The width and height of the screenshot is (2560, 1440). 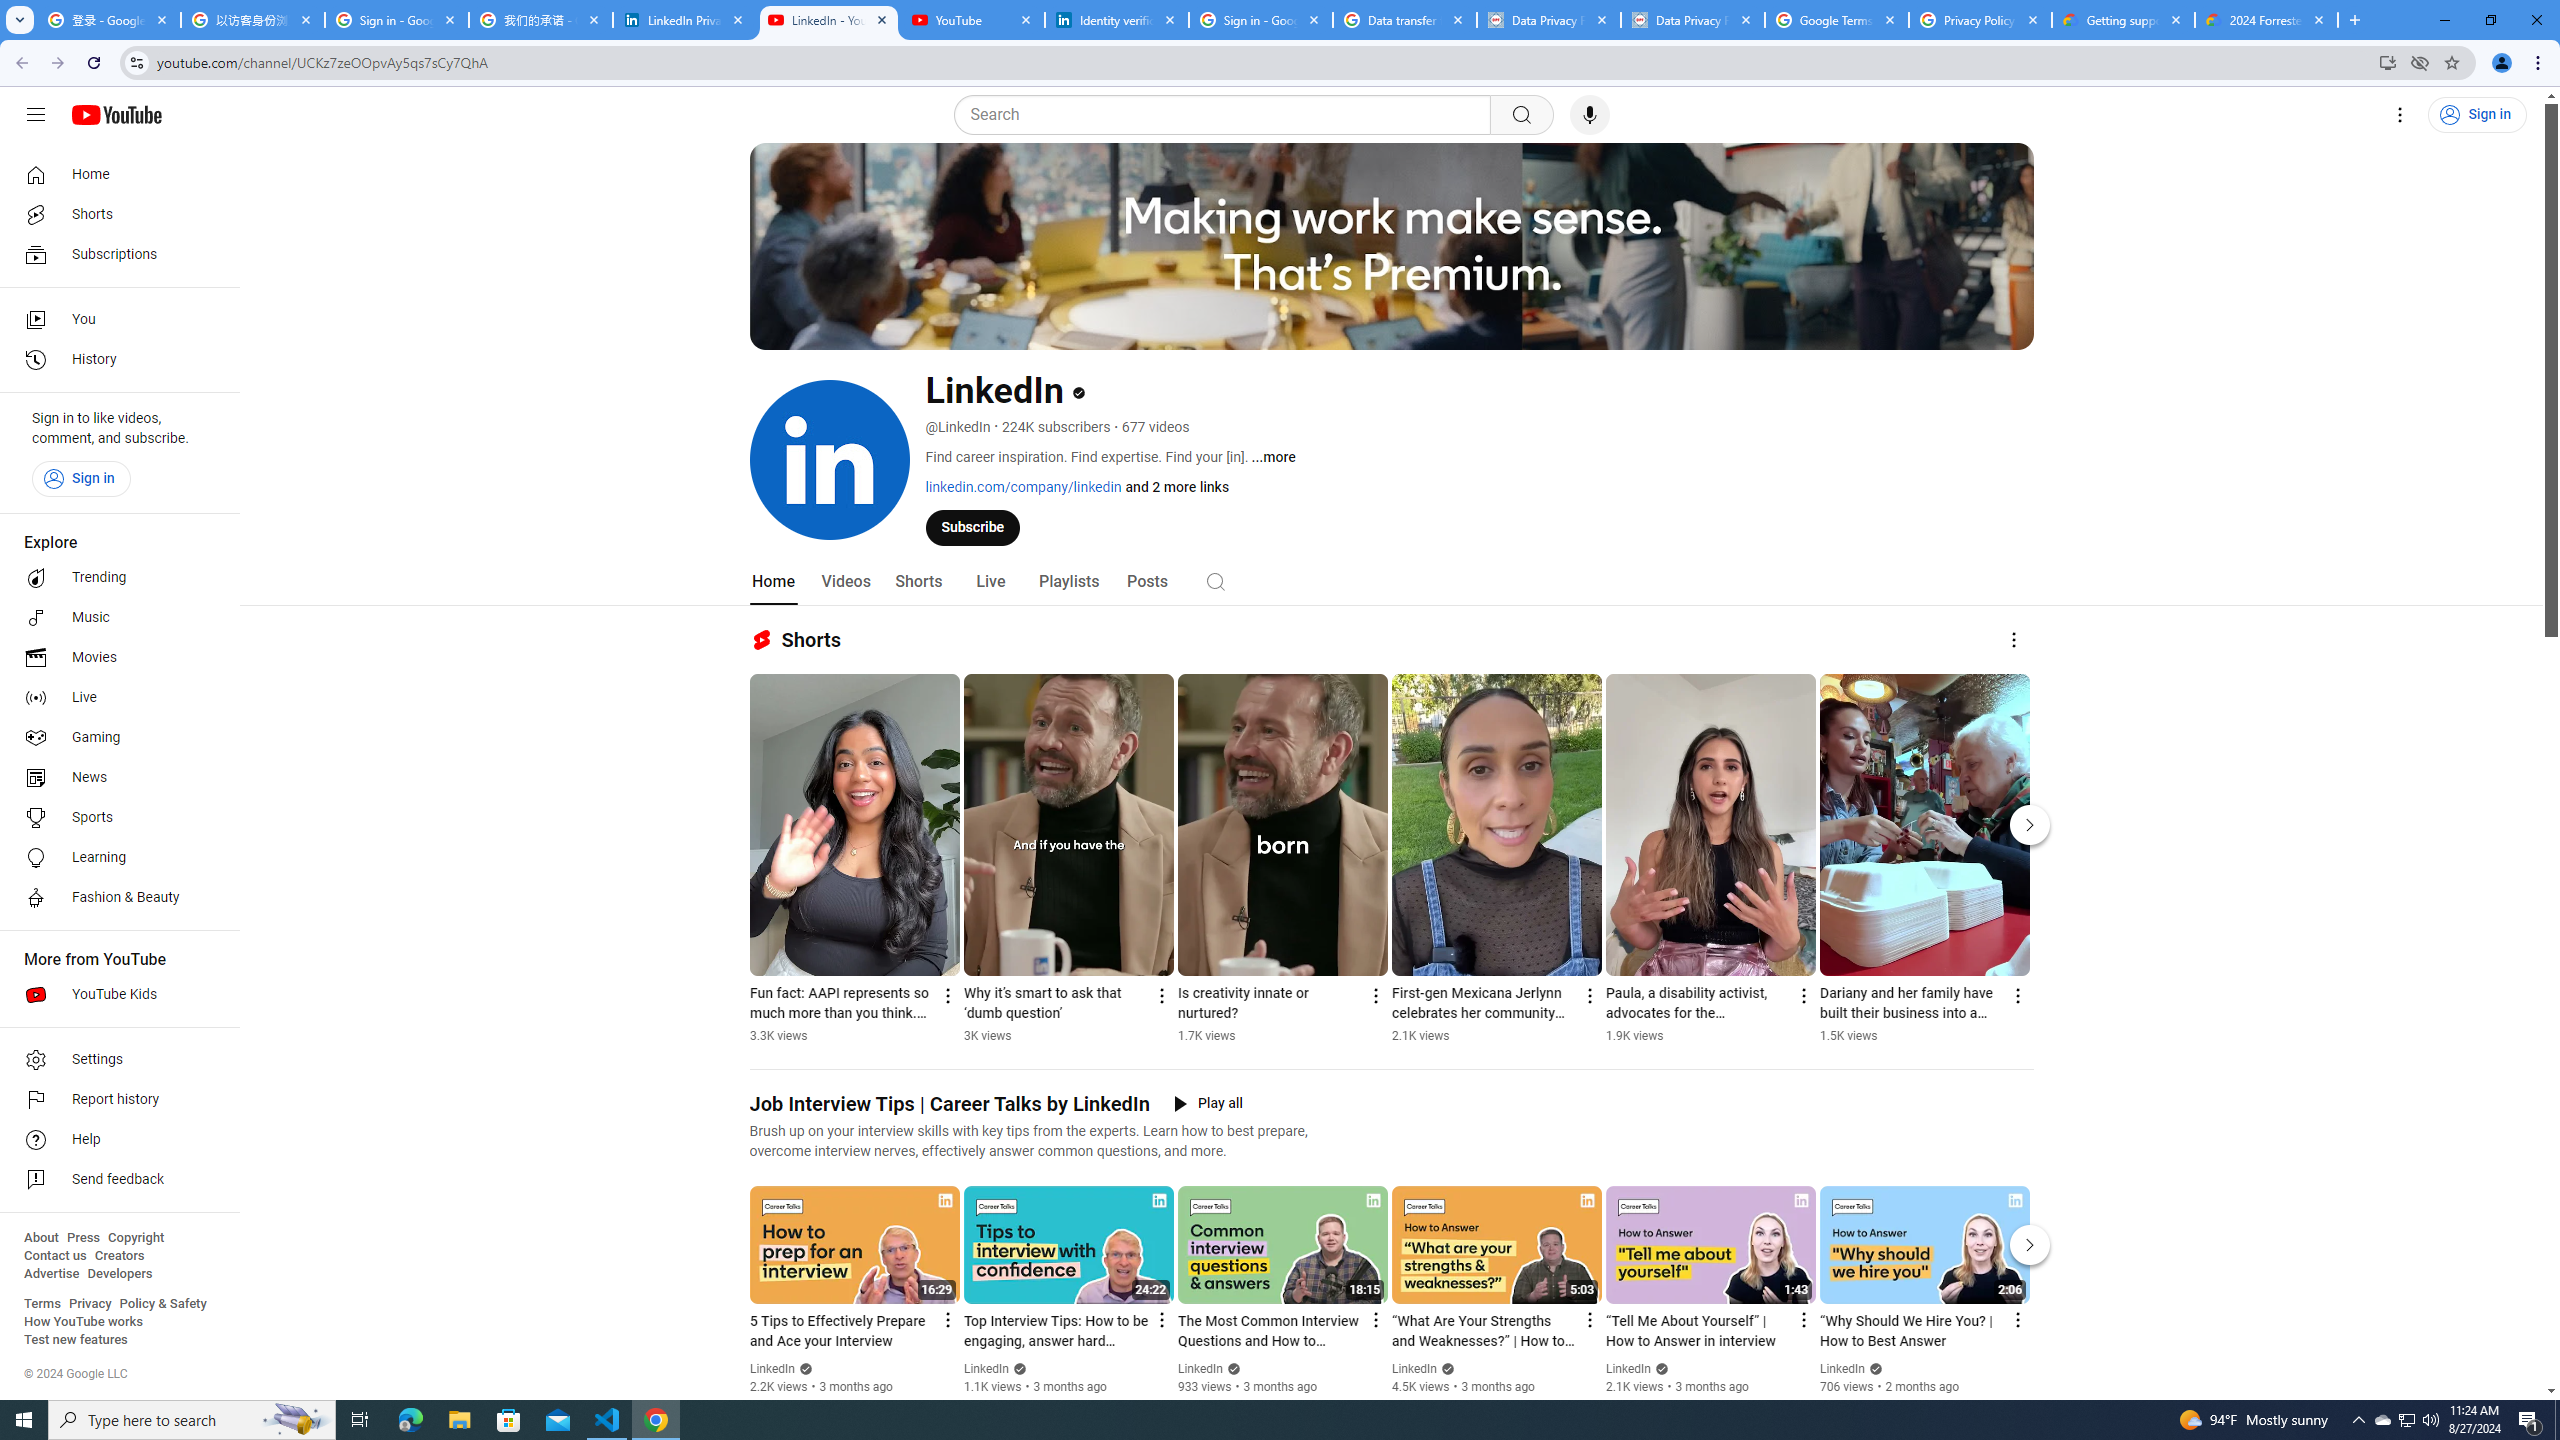 I want to click on 'Report history', so click(x=113, y=1099).